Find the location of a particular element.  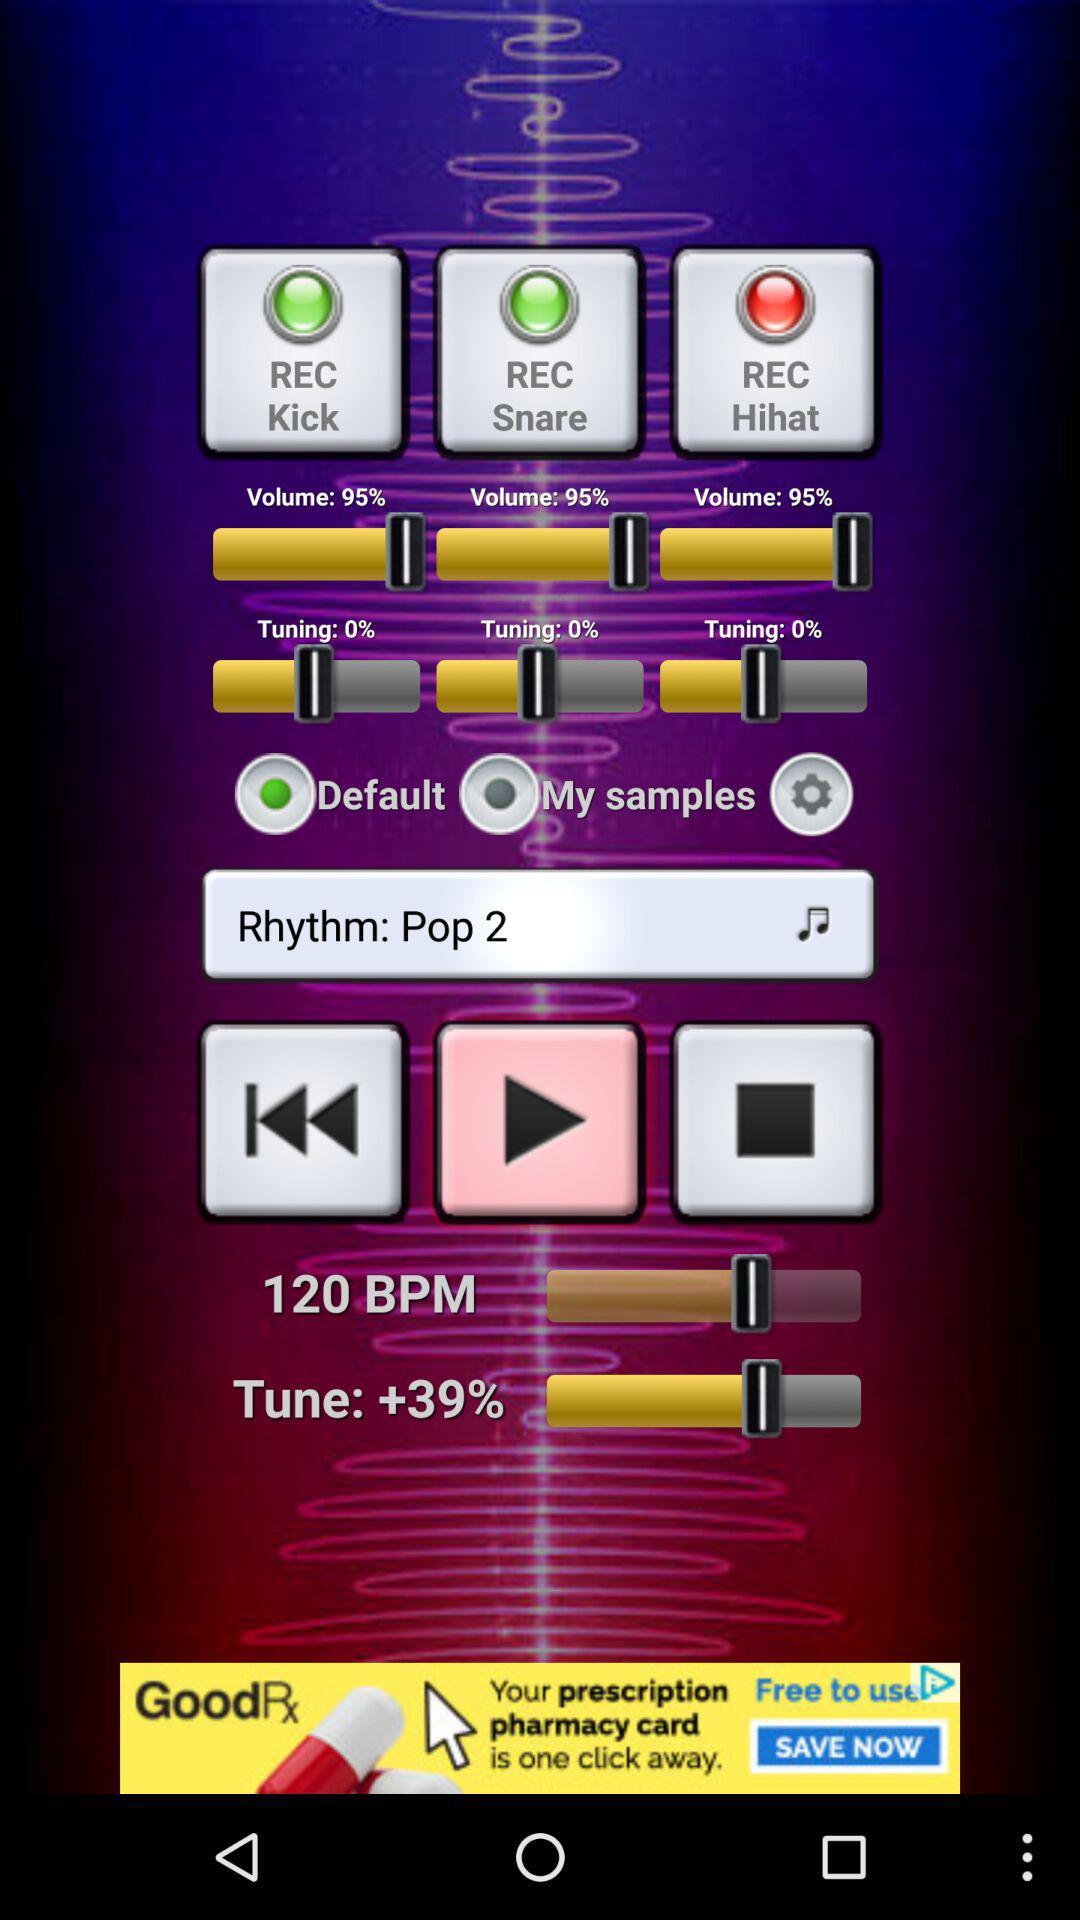

tuner is located at coordinates (702, 1400).